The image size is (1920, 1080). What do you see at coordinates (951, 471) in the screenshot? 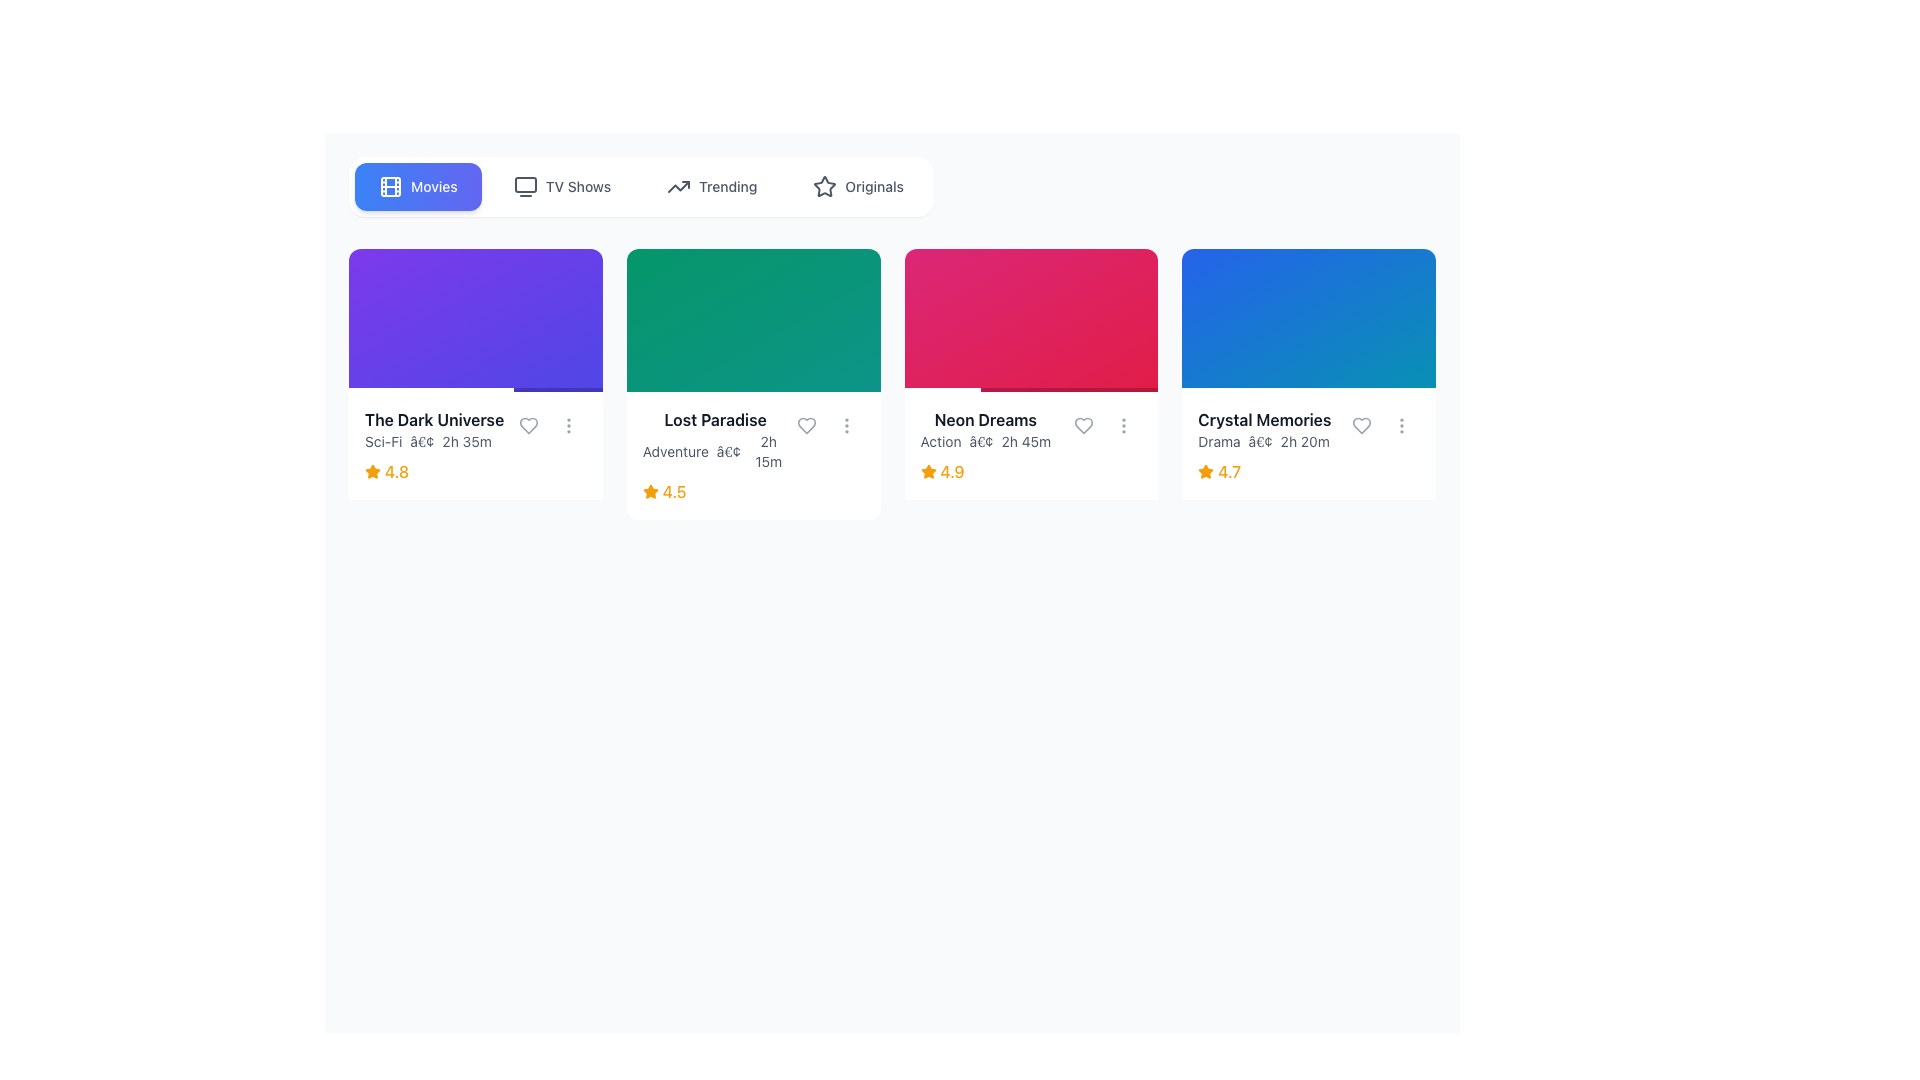
I see `the static text label displaying '4.9' in bold amber-orange color located below the 'Neon Dreams' card, following the star icon` at bounding box center [951, 471].